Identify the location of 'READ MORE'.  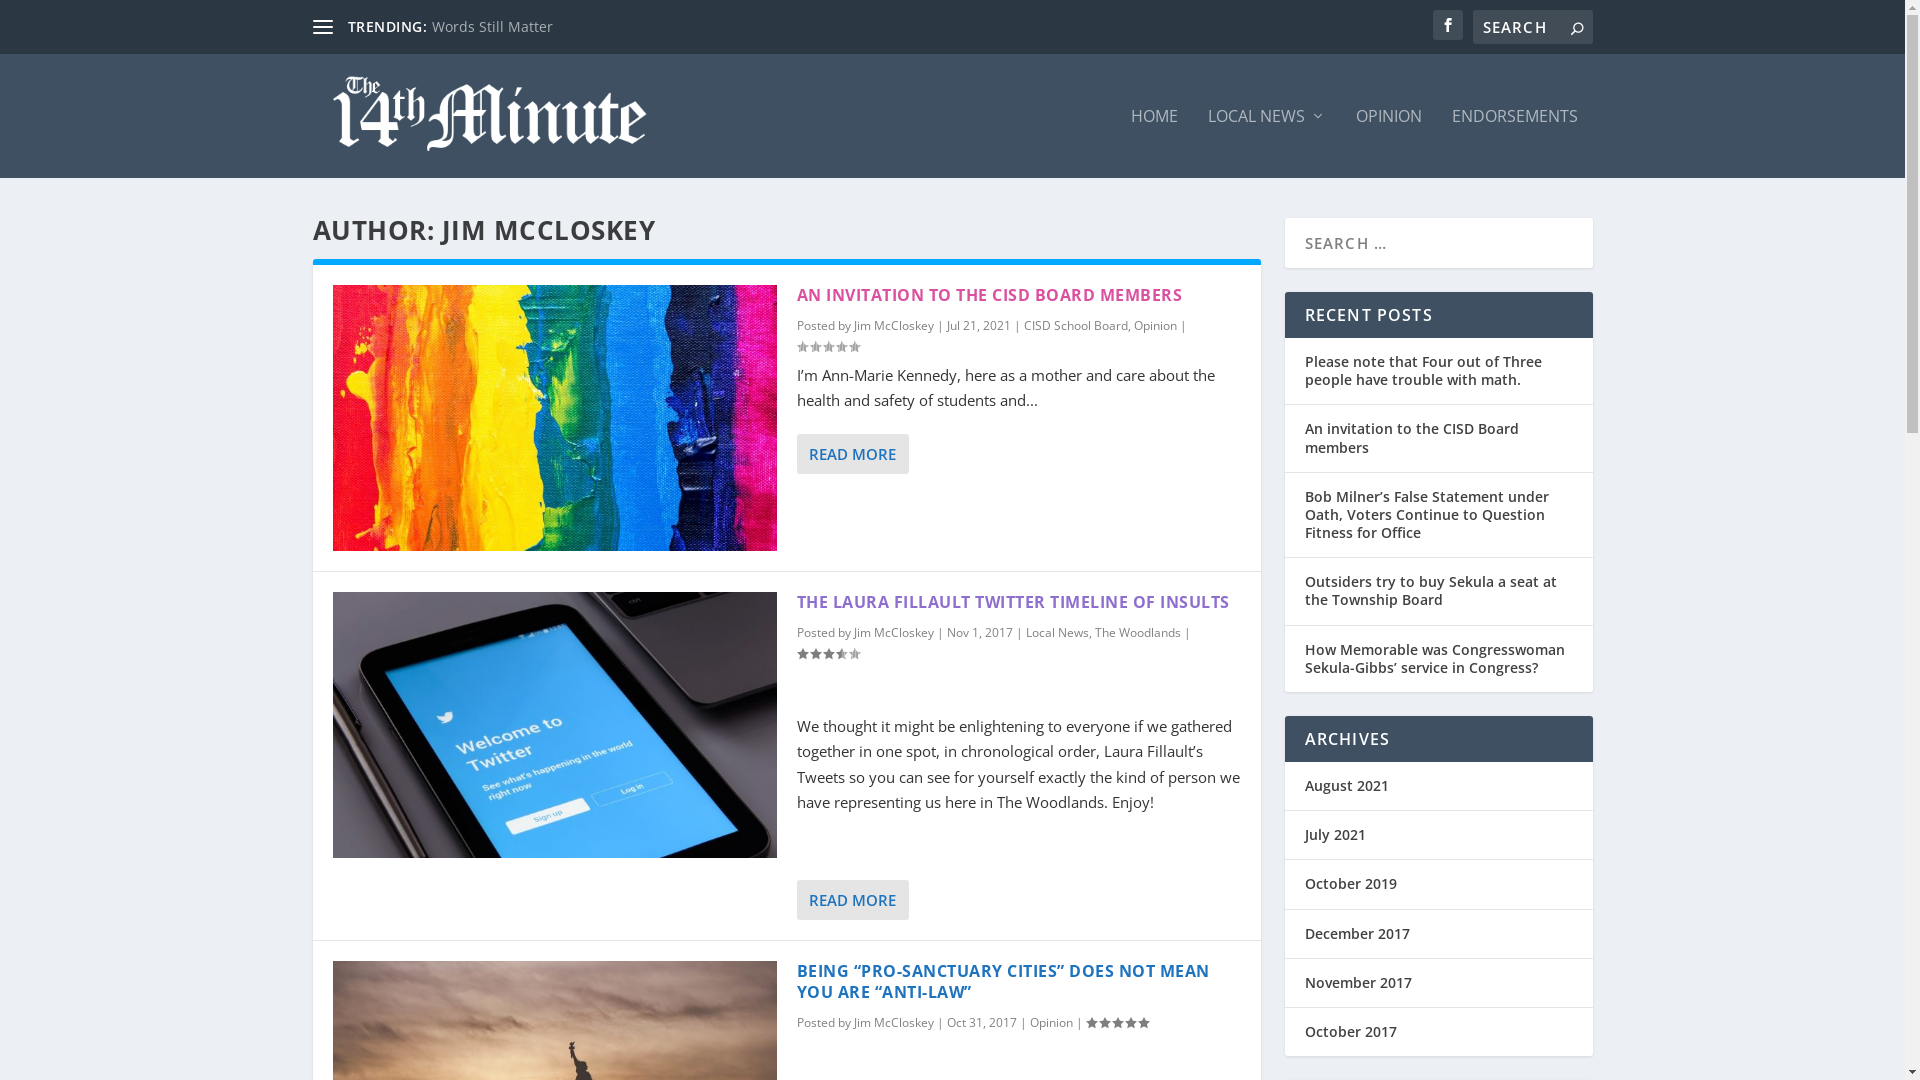
(851, 898).